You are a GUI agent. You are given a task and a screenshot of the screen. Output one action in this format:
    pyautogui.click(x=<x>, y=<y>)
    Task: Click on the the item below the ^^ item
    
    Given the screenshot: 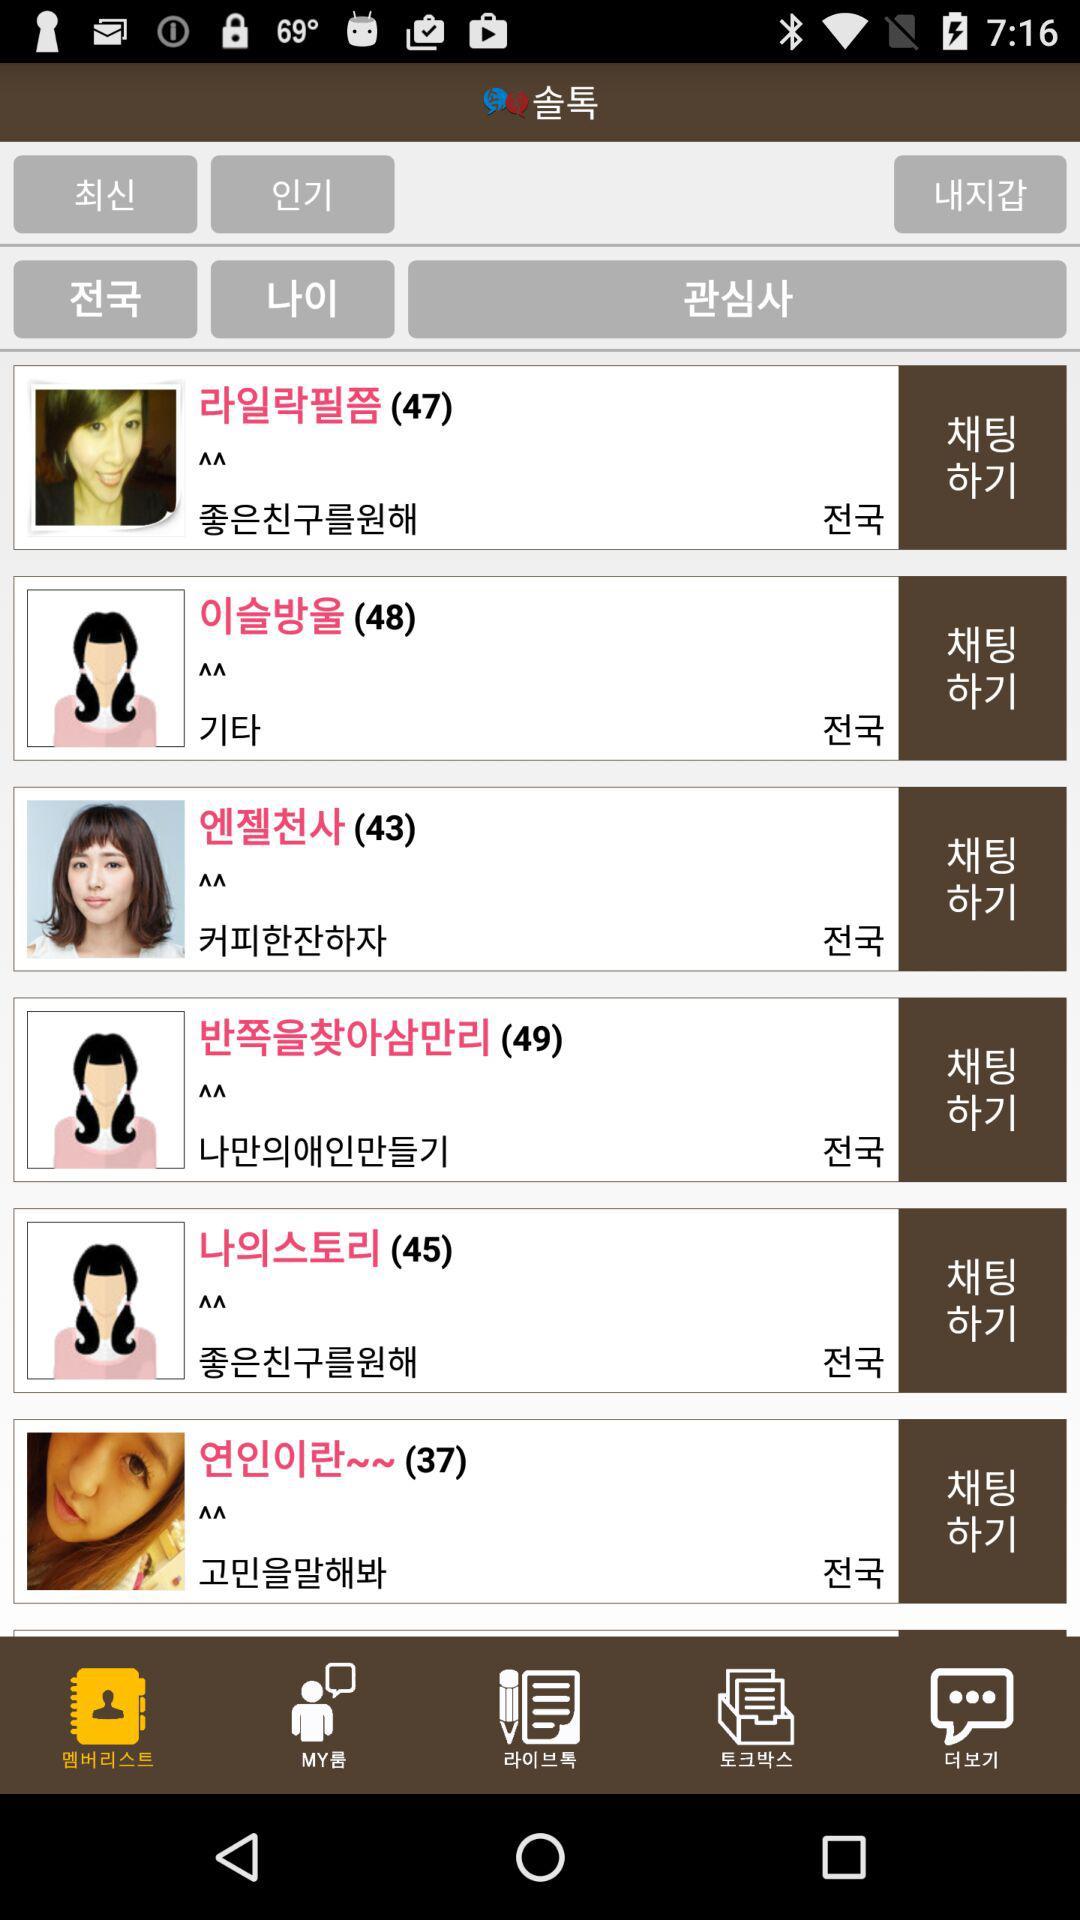 What is the action you would take?
    pyautogui.click(x=308, y=515)
    